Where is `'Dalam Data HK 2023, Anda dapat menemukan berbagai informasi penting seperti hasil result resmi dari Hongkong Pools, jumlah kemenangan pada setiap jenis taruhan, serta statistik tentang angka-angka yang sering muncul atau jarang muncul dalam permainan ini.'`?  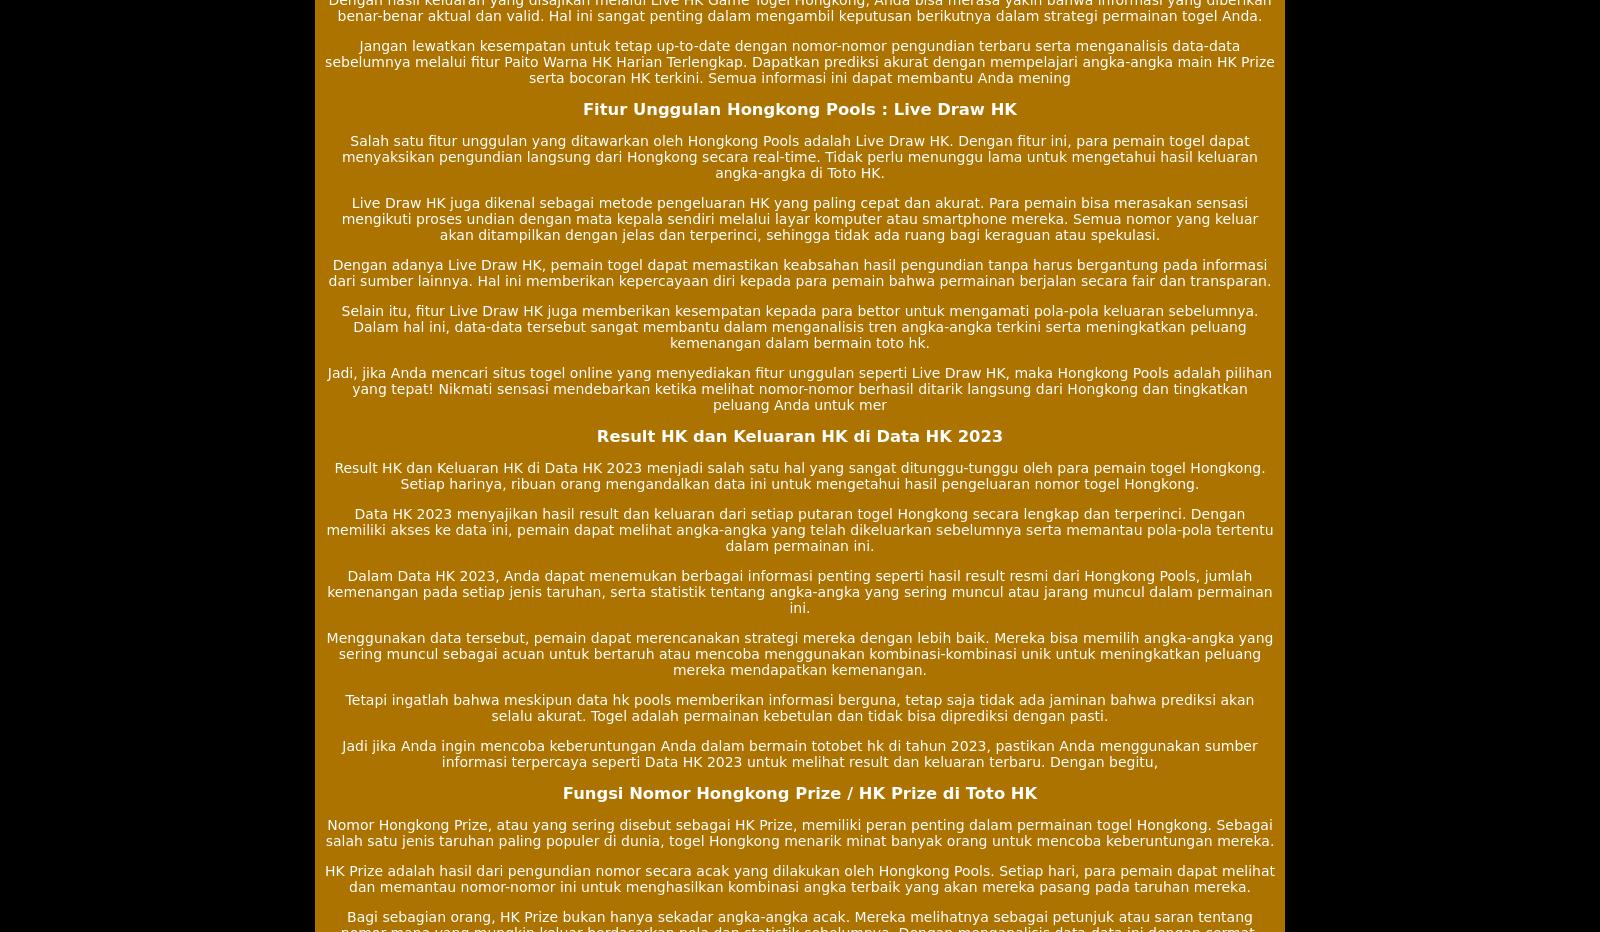 'Dalam Data HK 2023, Anda dapat menemukan berbagai informasi penting seperti hasil result resmi dari Hongkong Pools, jumlah kemenangan pada setiap jenis taruhan, serta statistik tentang angka-angka yang sering muncul atau jarang muncul dalam permainan ini.' is located at coordinates (799, 591).